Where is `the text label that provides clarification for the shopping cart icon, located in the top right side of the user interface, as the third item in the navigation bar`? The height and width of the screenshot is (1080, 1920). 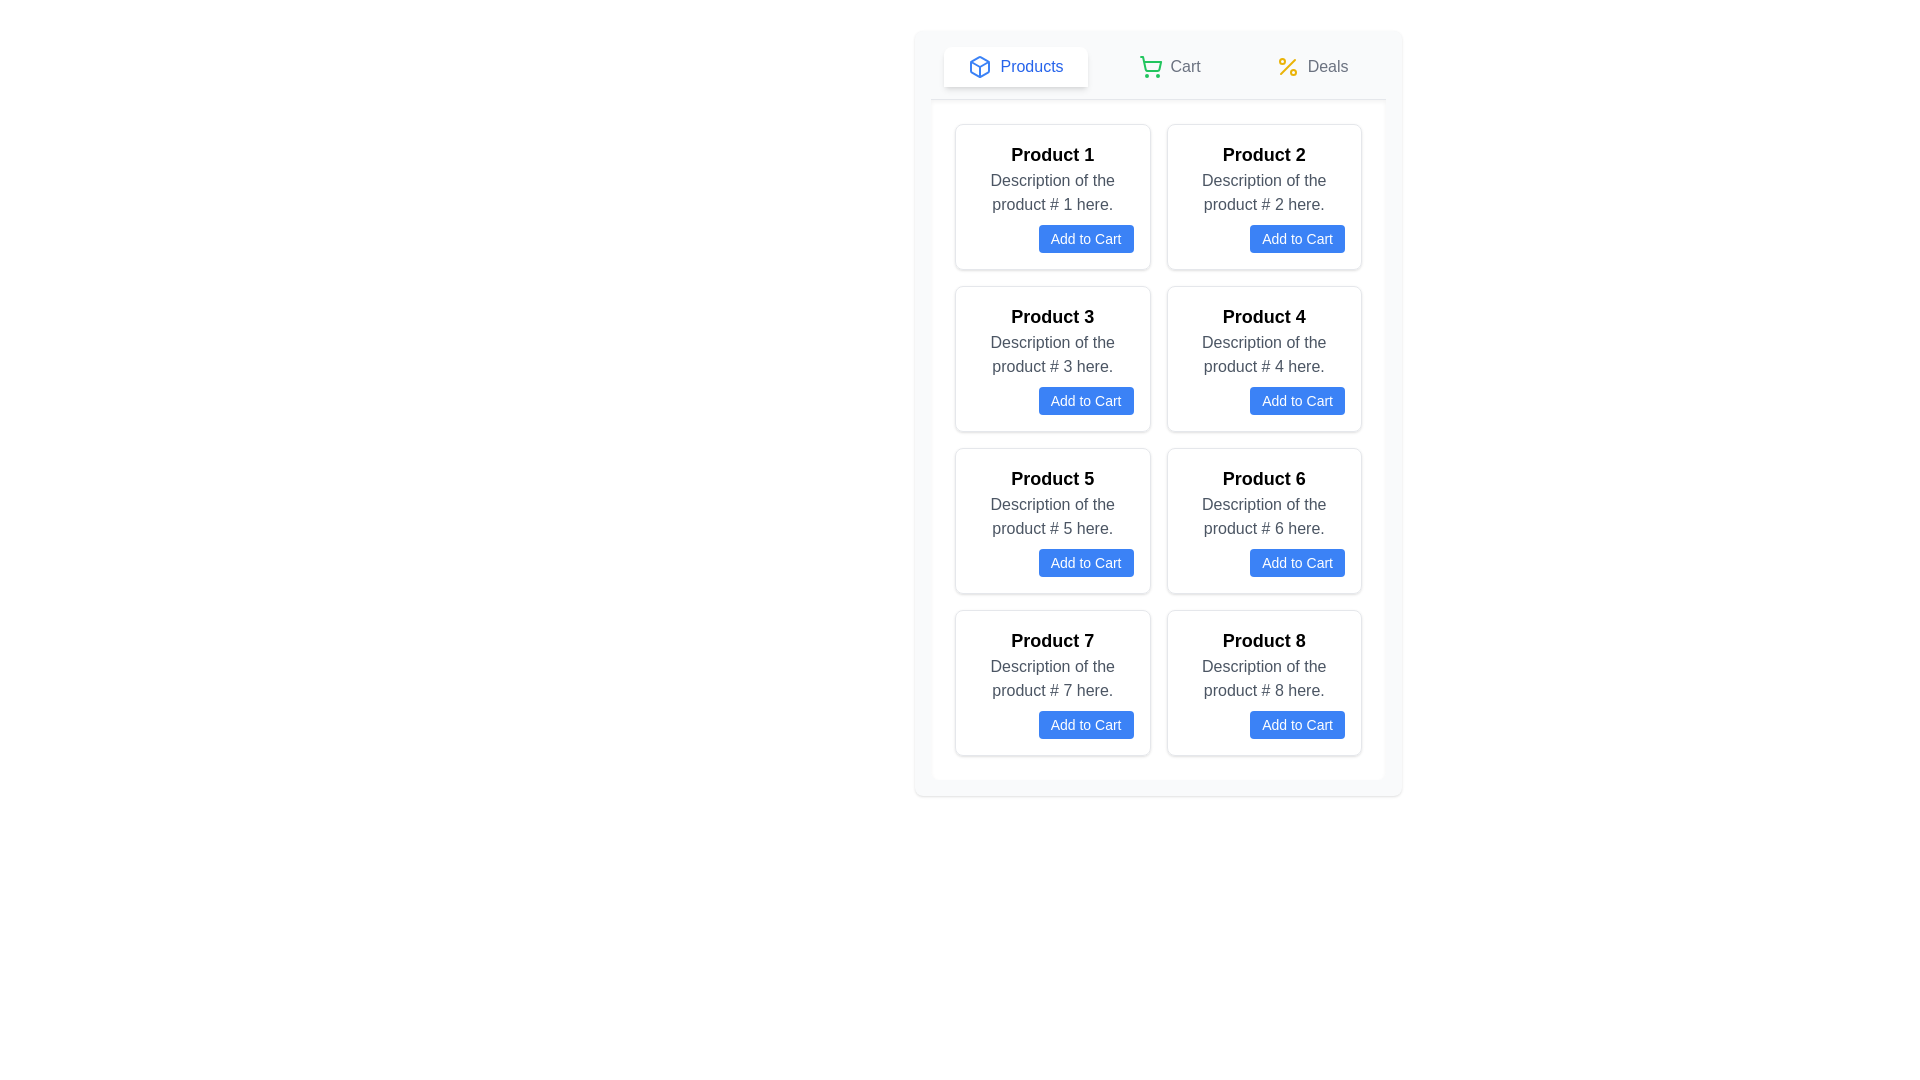
the text label that provides clarification for the shopping cart icon, located in the top right side of the user interface, as the third item in the navigation bar is located at coordinates (1185, 65).